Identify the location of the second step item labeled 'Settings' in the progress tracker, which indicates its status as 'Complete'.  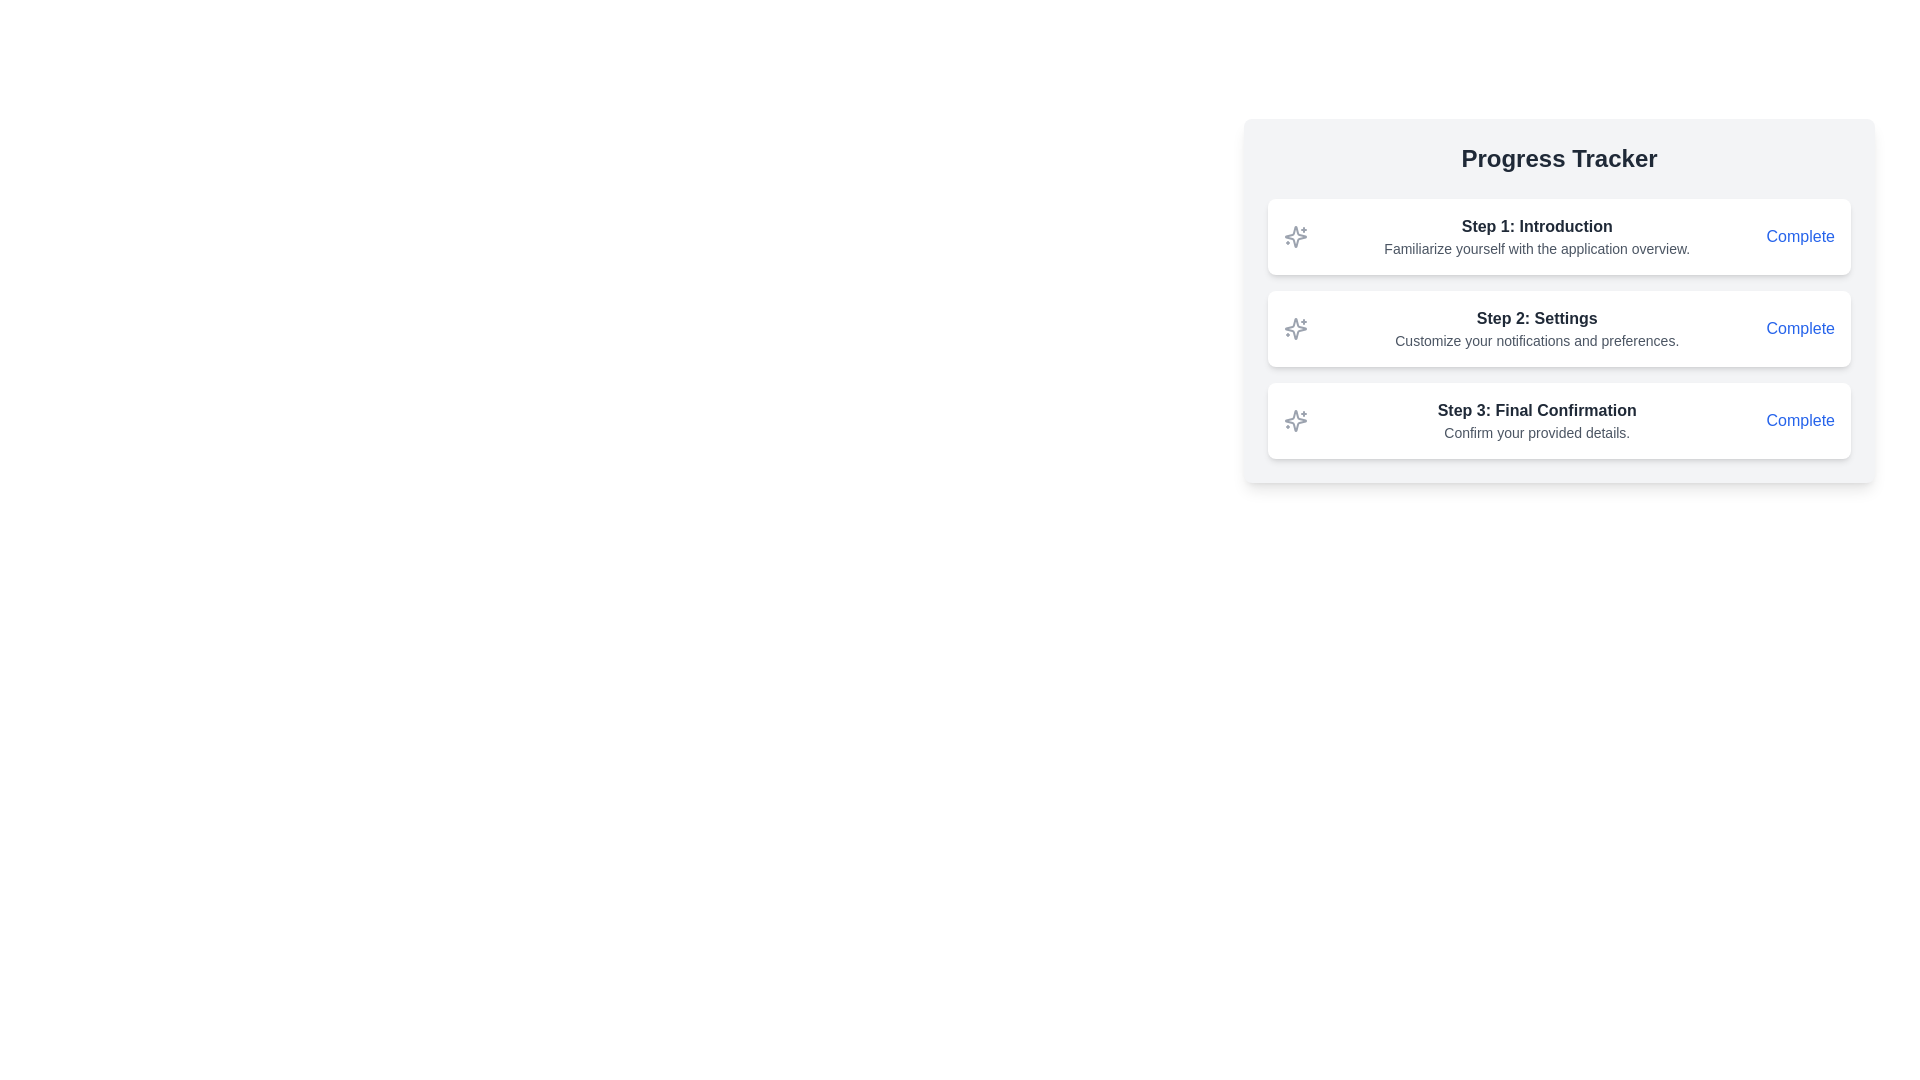
(1558, 327).